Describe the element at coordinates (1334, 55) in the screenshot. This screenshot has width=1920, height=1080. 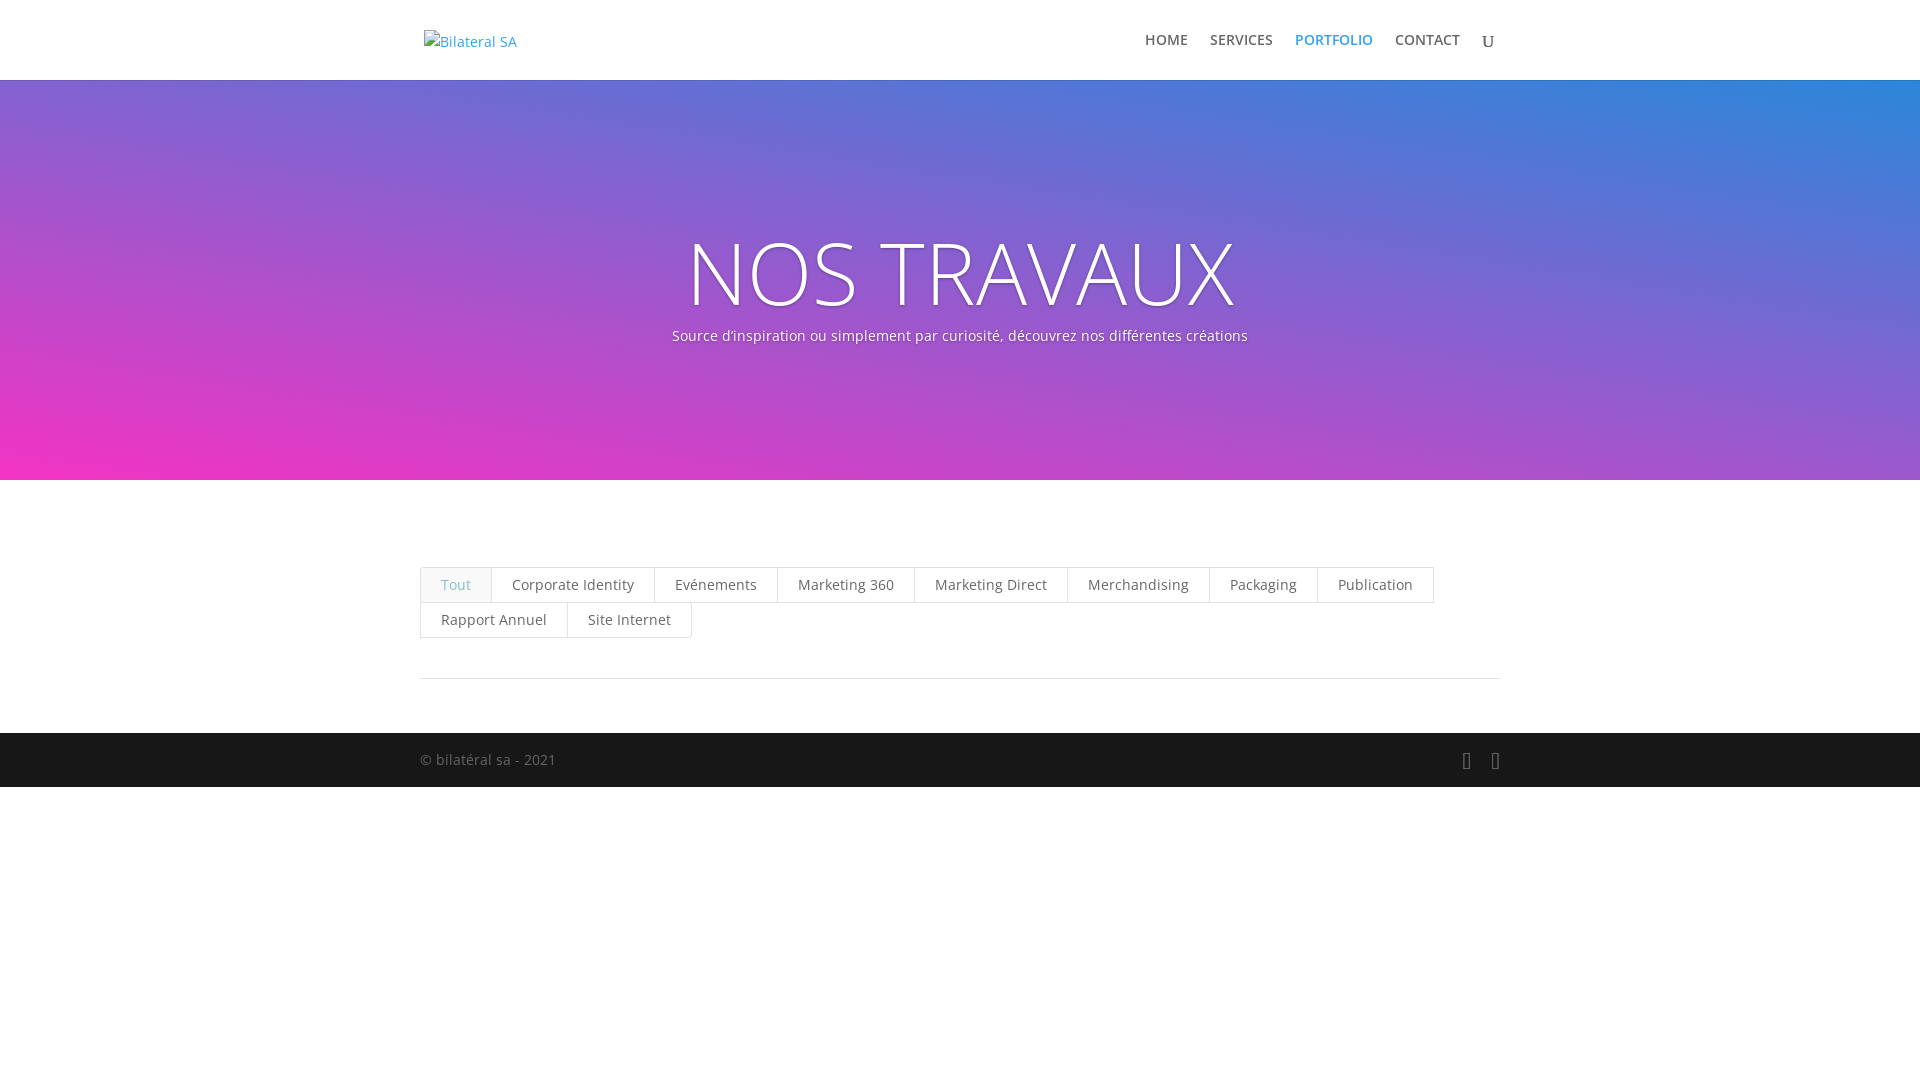
I see `'PORTFOLIO'` at that location.